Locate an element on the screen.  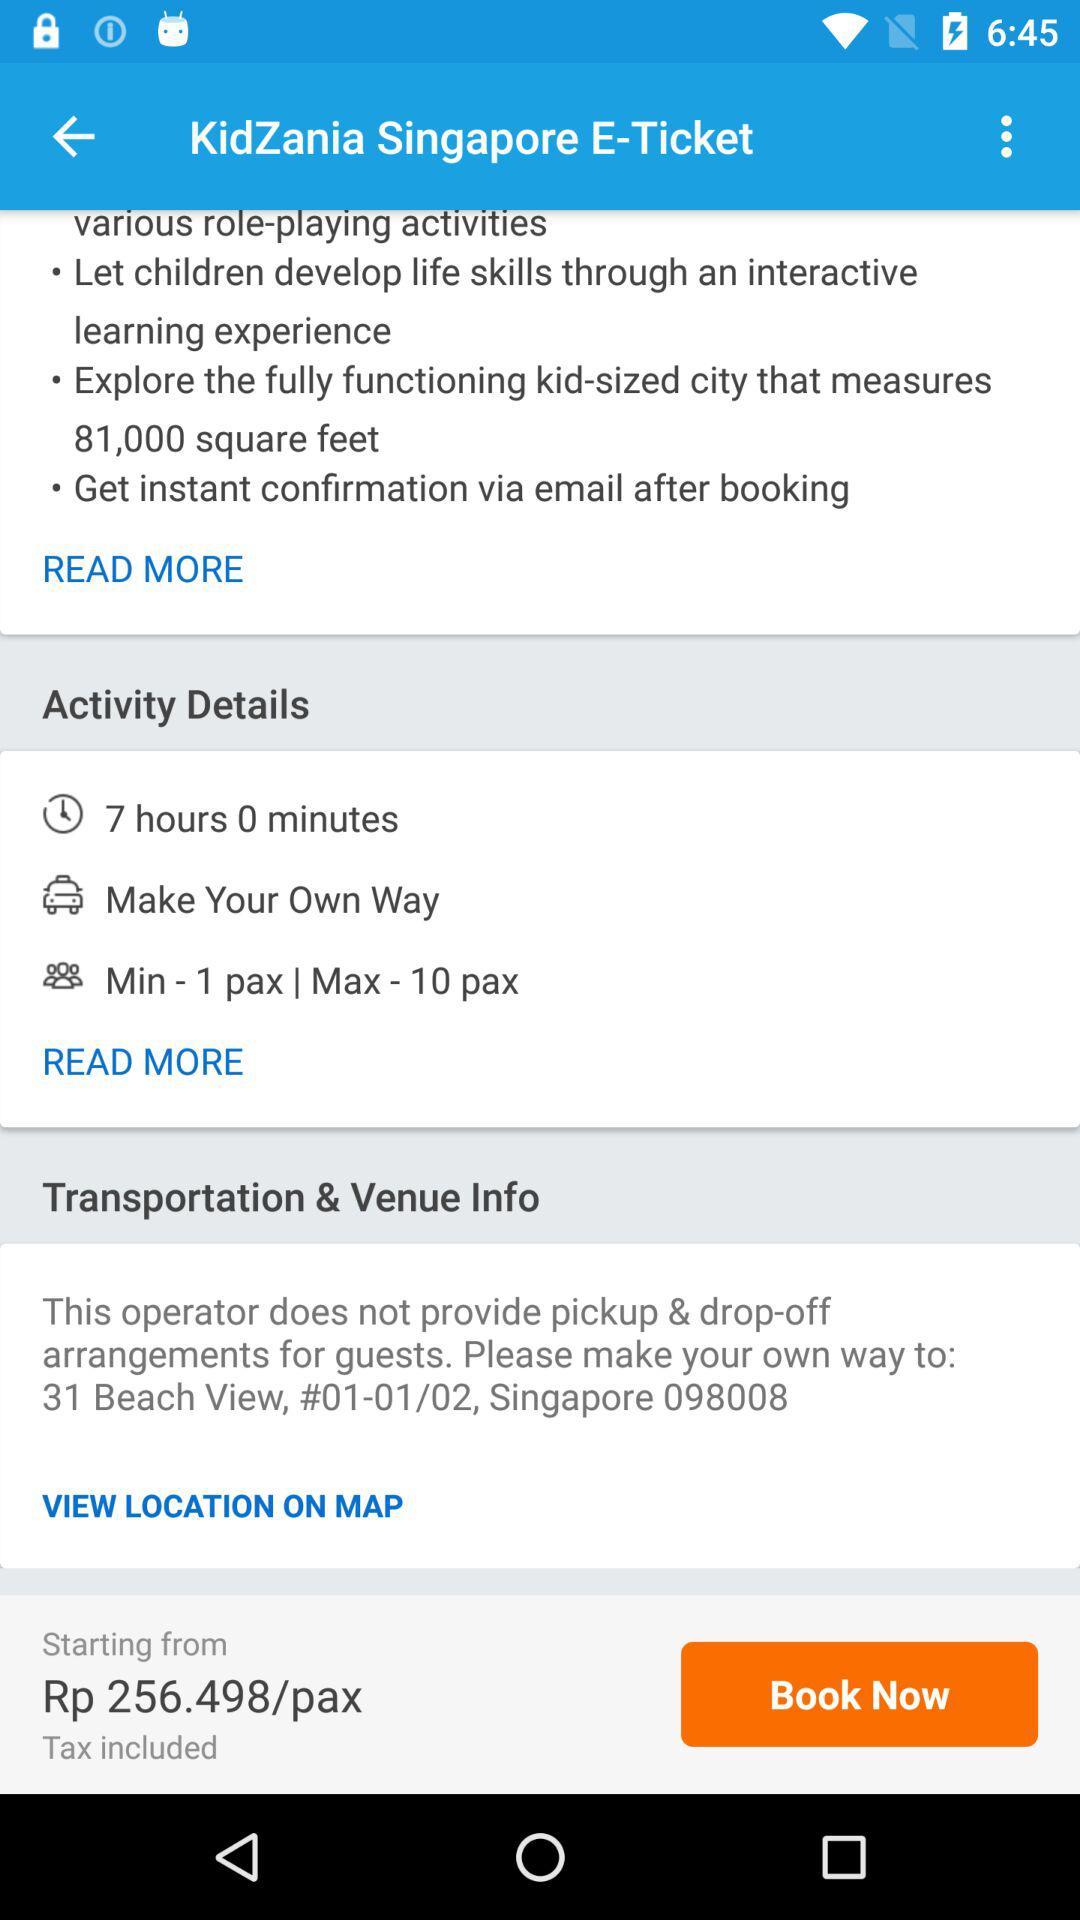
peoples detail is located at coordinates (540, 979).